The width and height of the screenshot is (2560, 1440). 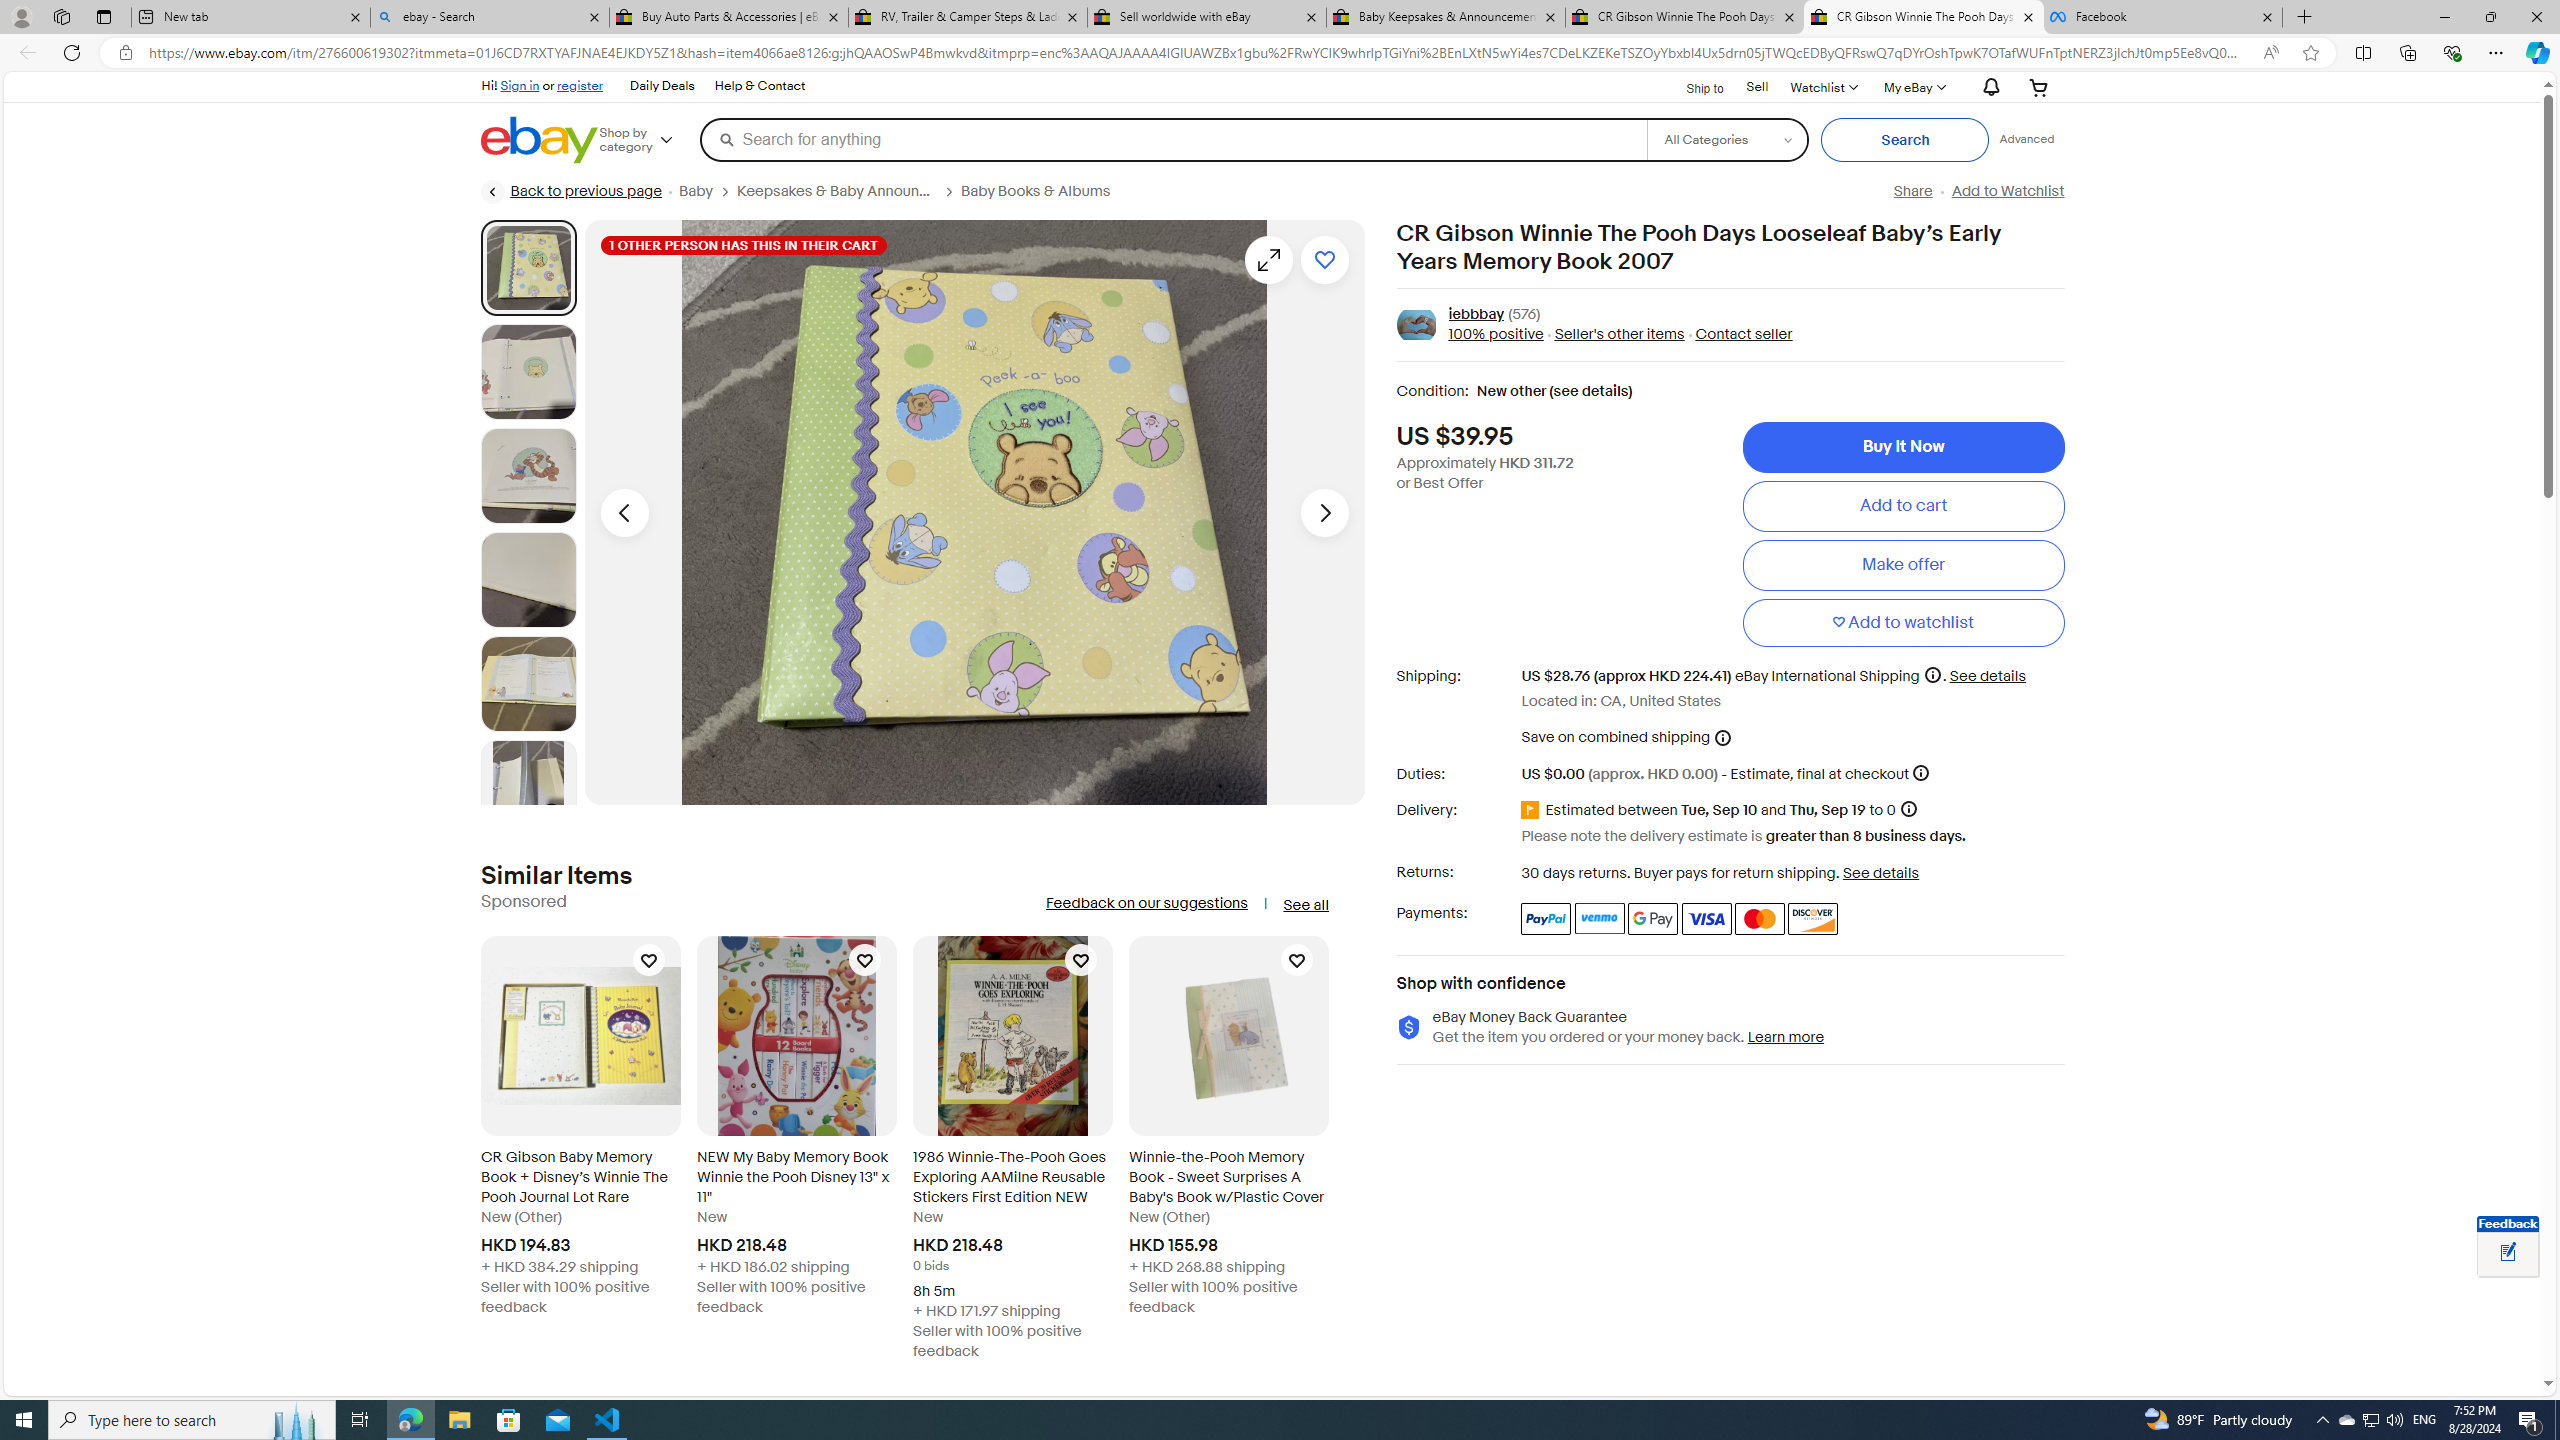 I want to click on 'Facebook', so click(x=2162, y=16).